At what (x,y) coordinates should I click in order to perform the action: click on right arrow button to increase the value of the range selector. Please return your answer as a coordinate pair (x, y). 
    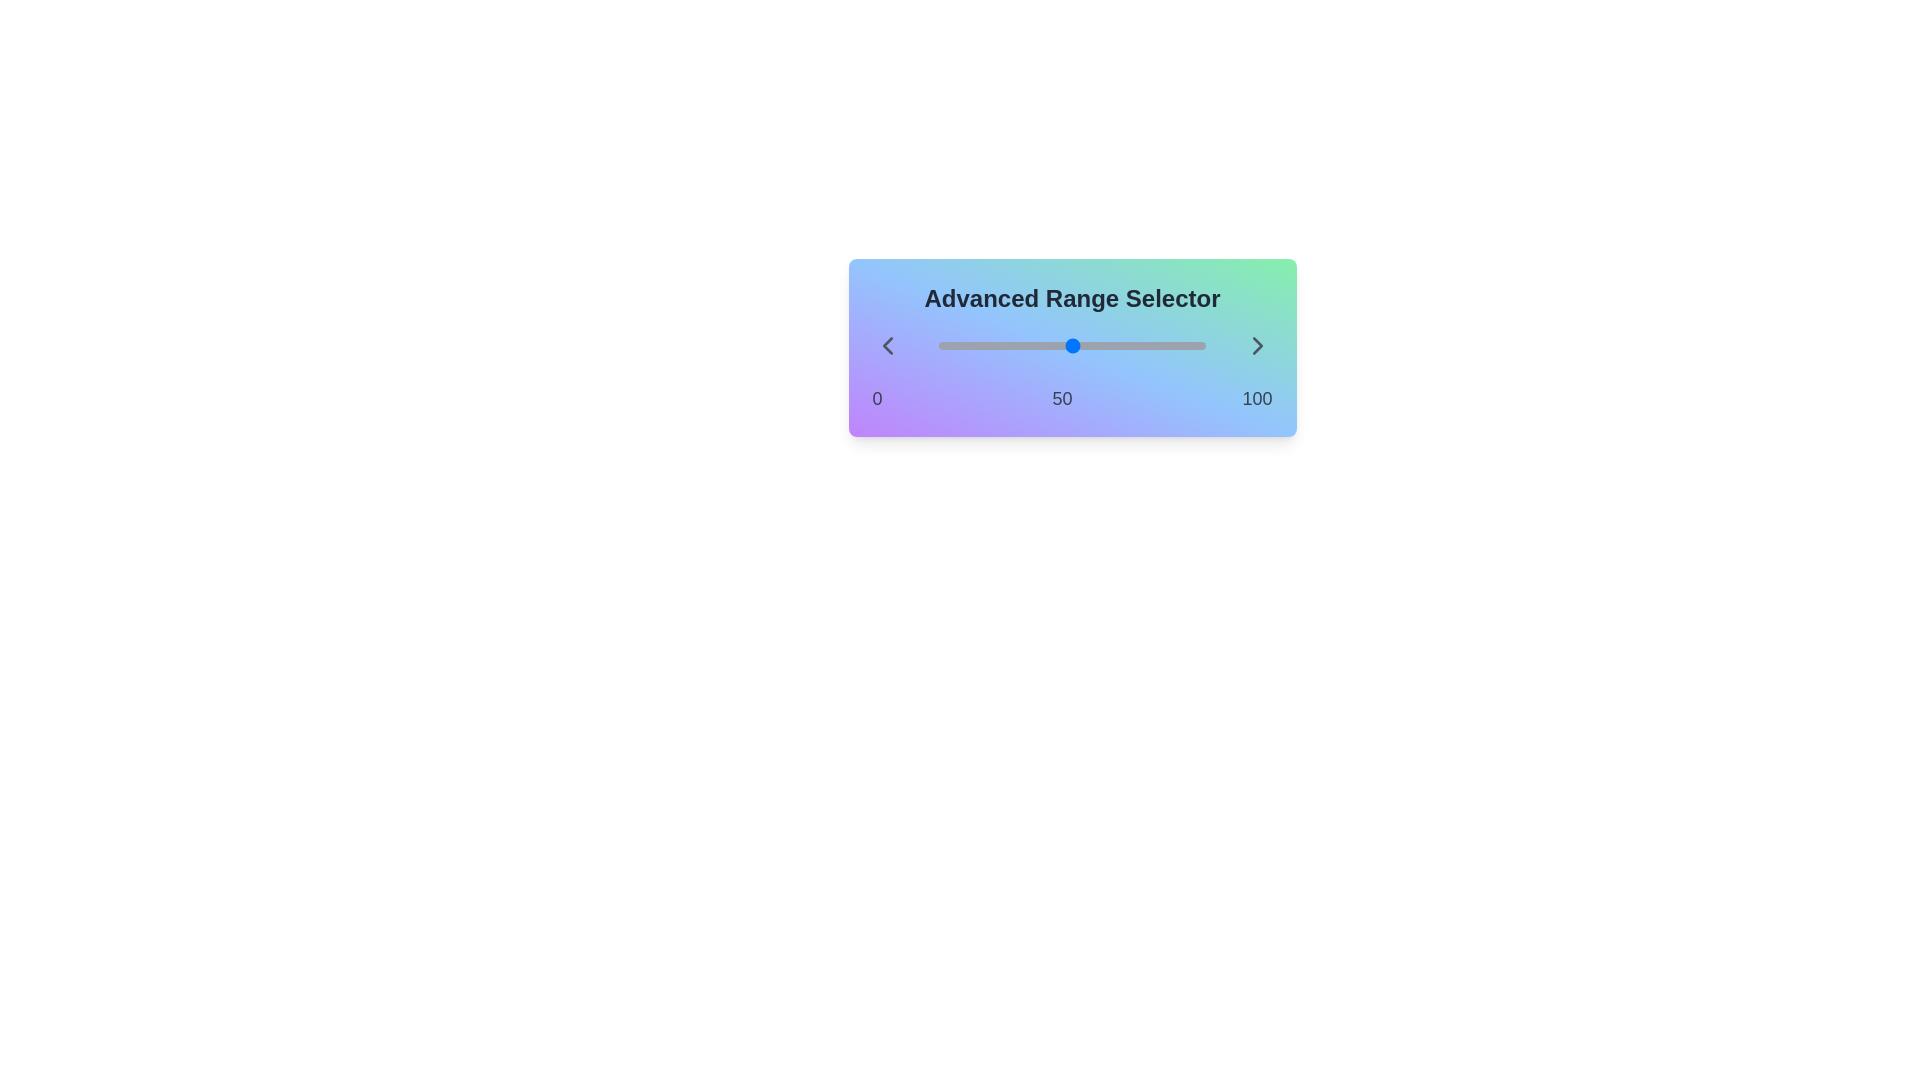
    Looking at the image, I should click on (1256, 345).